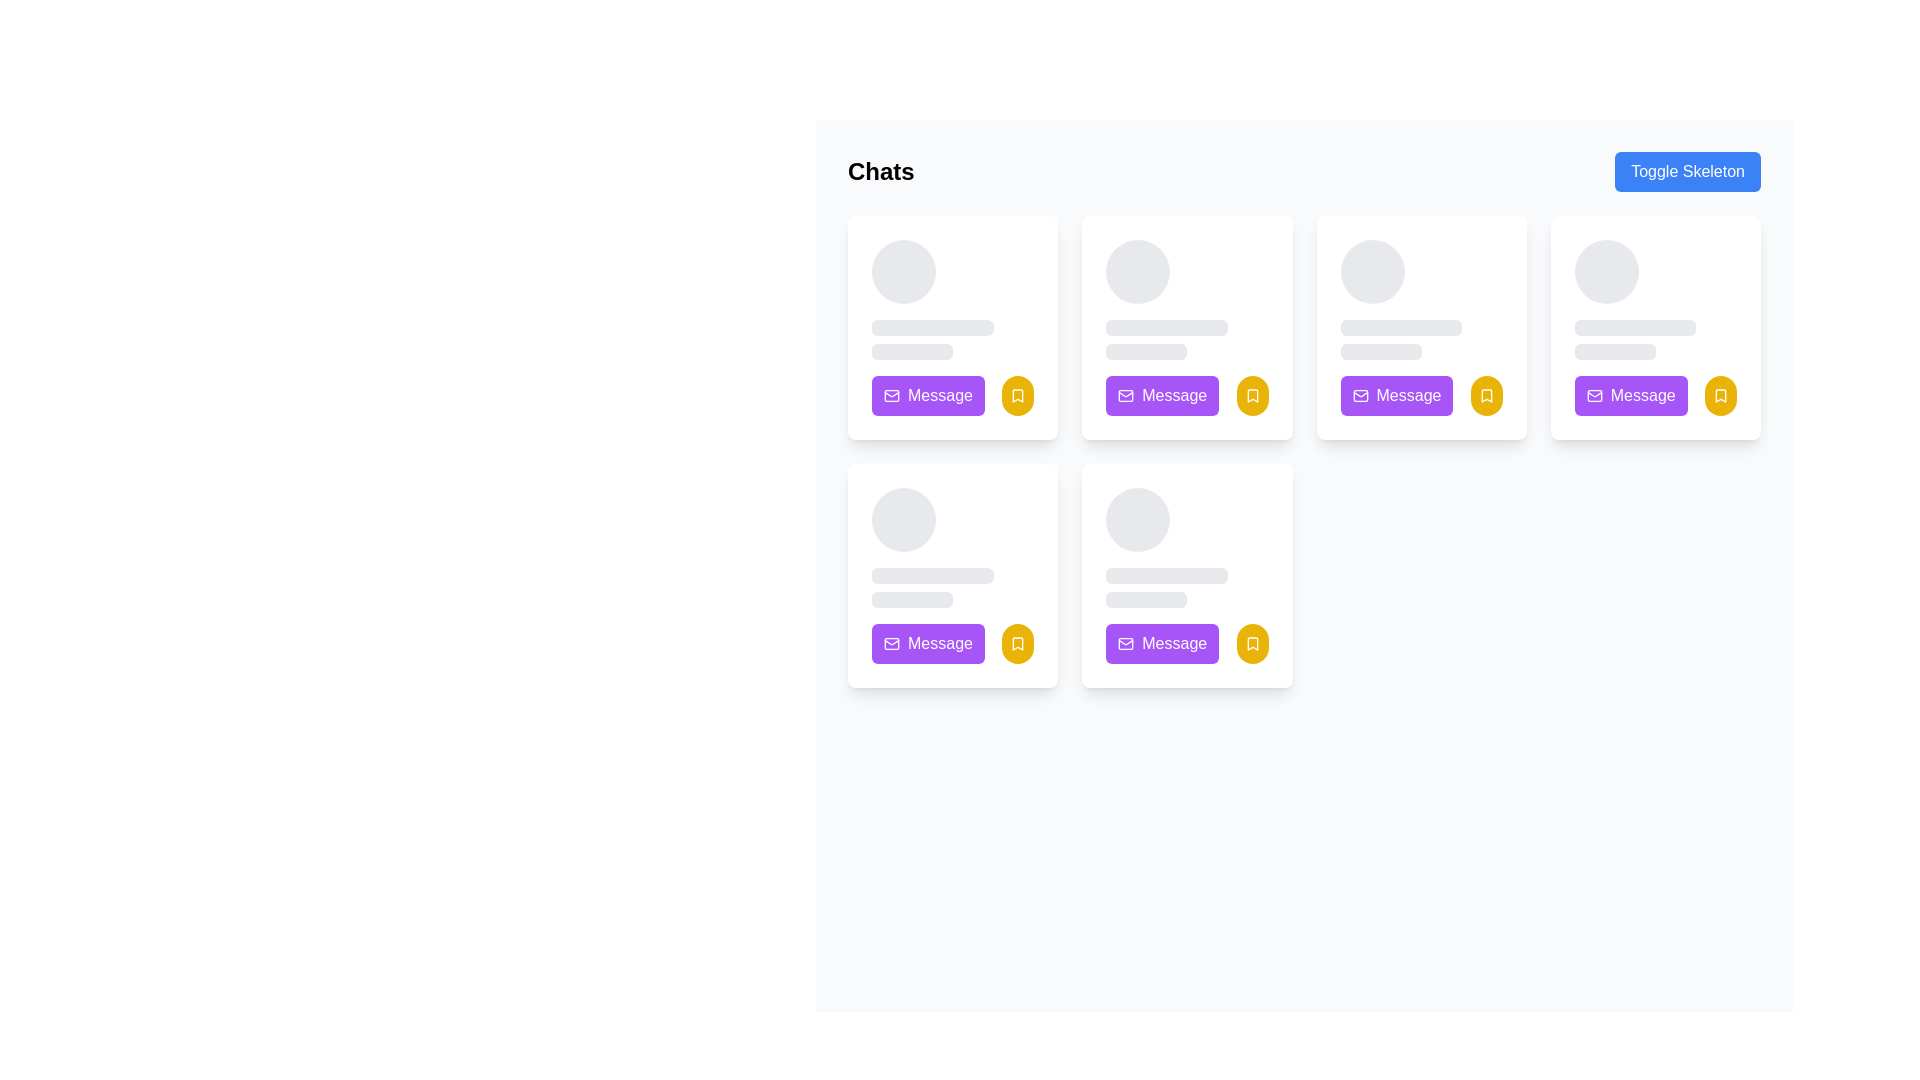 The image size is (1920, 1080). What do you see at coordinates (1167, 575) in the screenshot?
I see `the Placeholder rectangle located in the bottom-right card of the grid layout, which serves as a visual placeholder within a loading UI` at bounding box center [1167, 575].